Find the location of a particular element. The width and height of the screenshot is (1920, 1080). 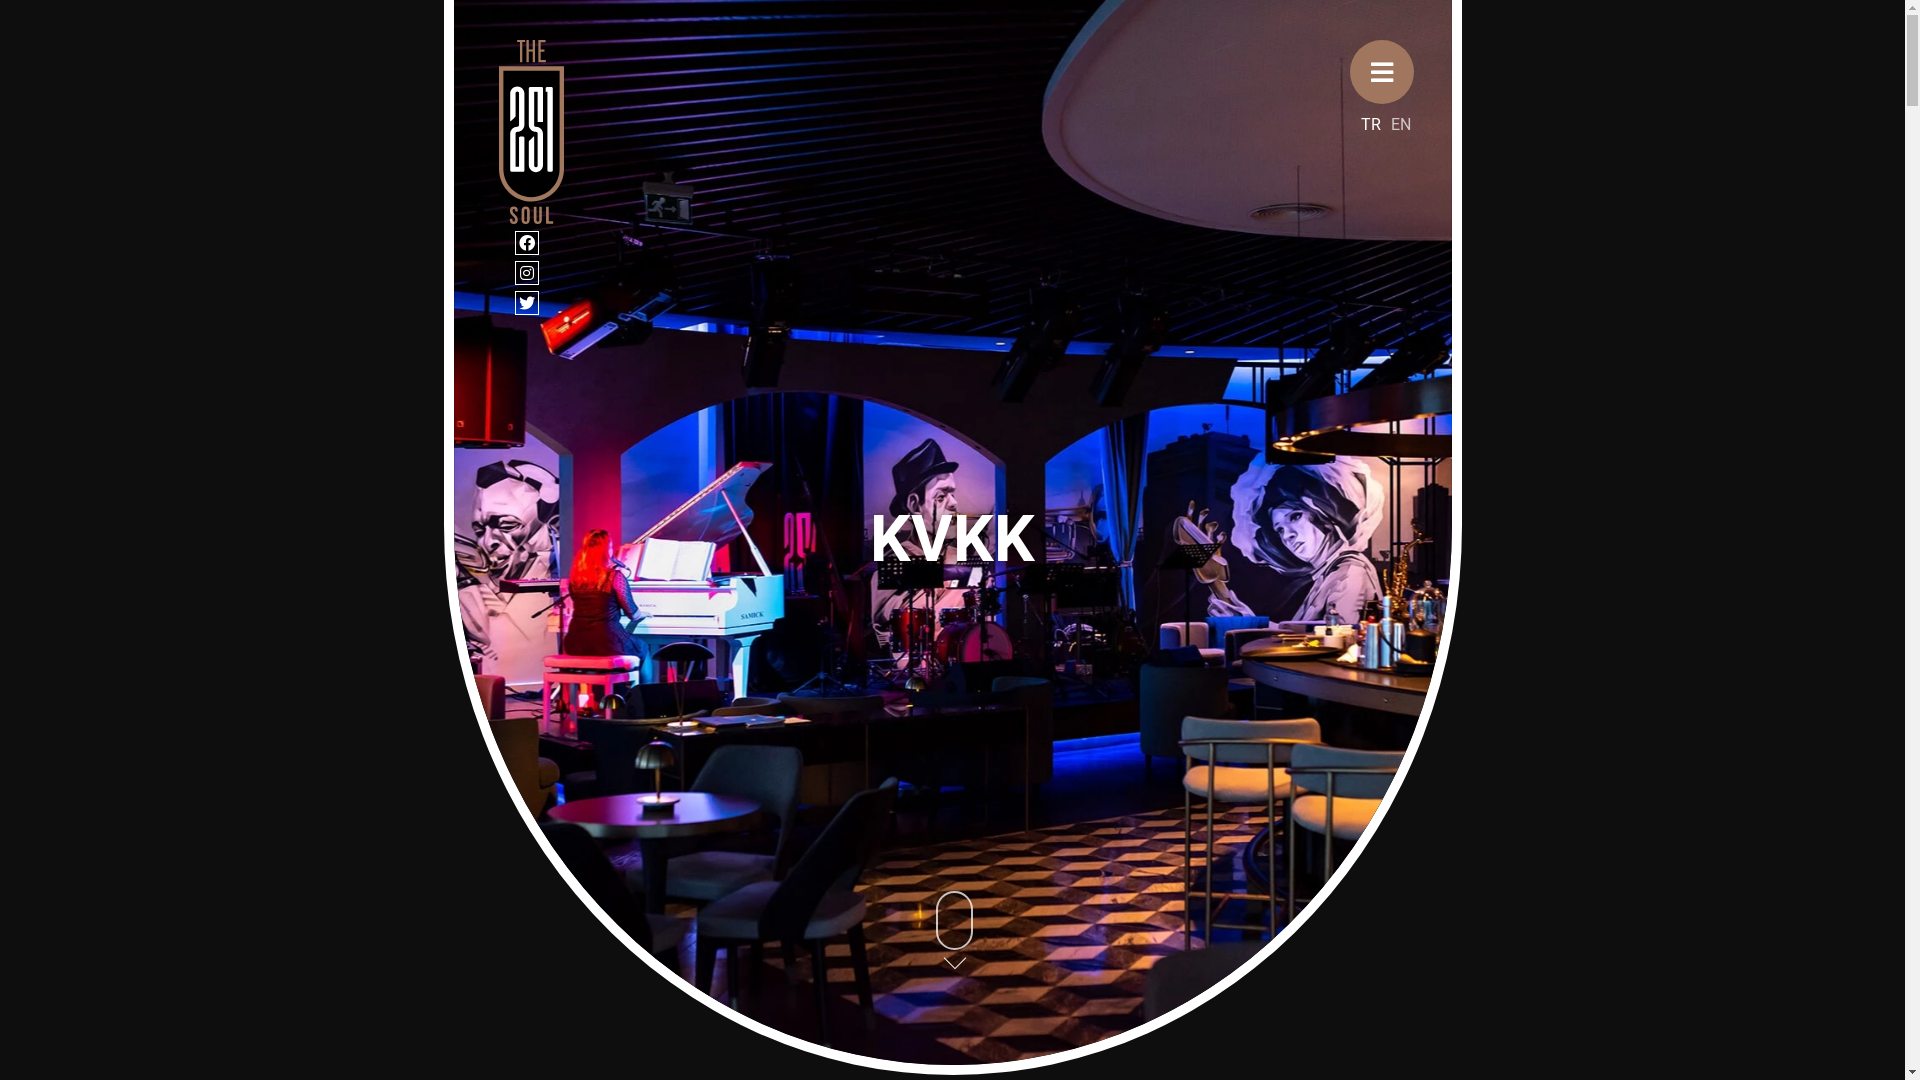

'EN' is located at coordinates (1389, 124).